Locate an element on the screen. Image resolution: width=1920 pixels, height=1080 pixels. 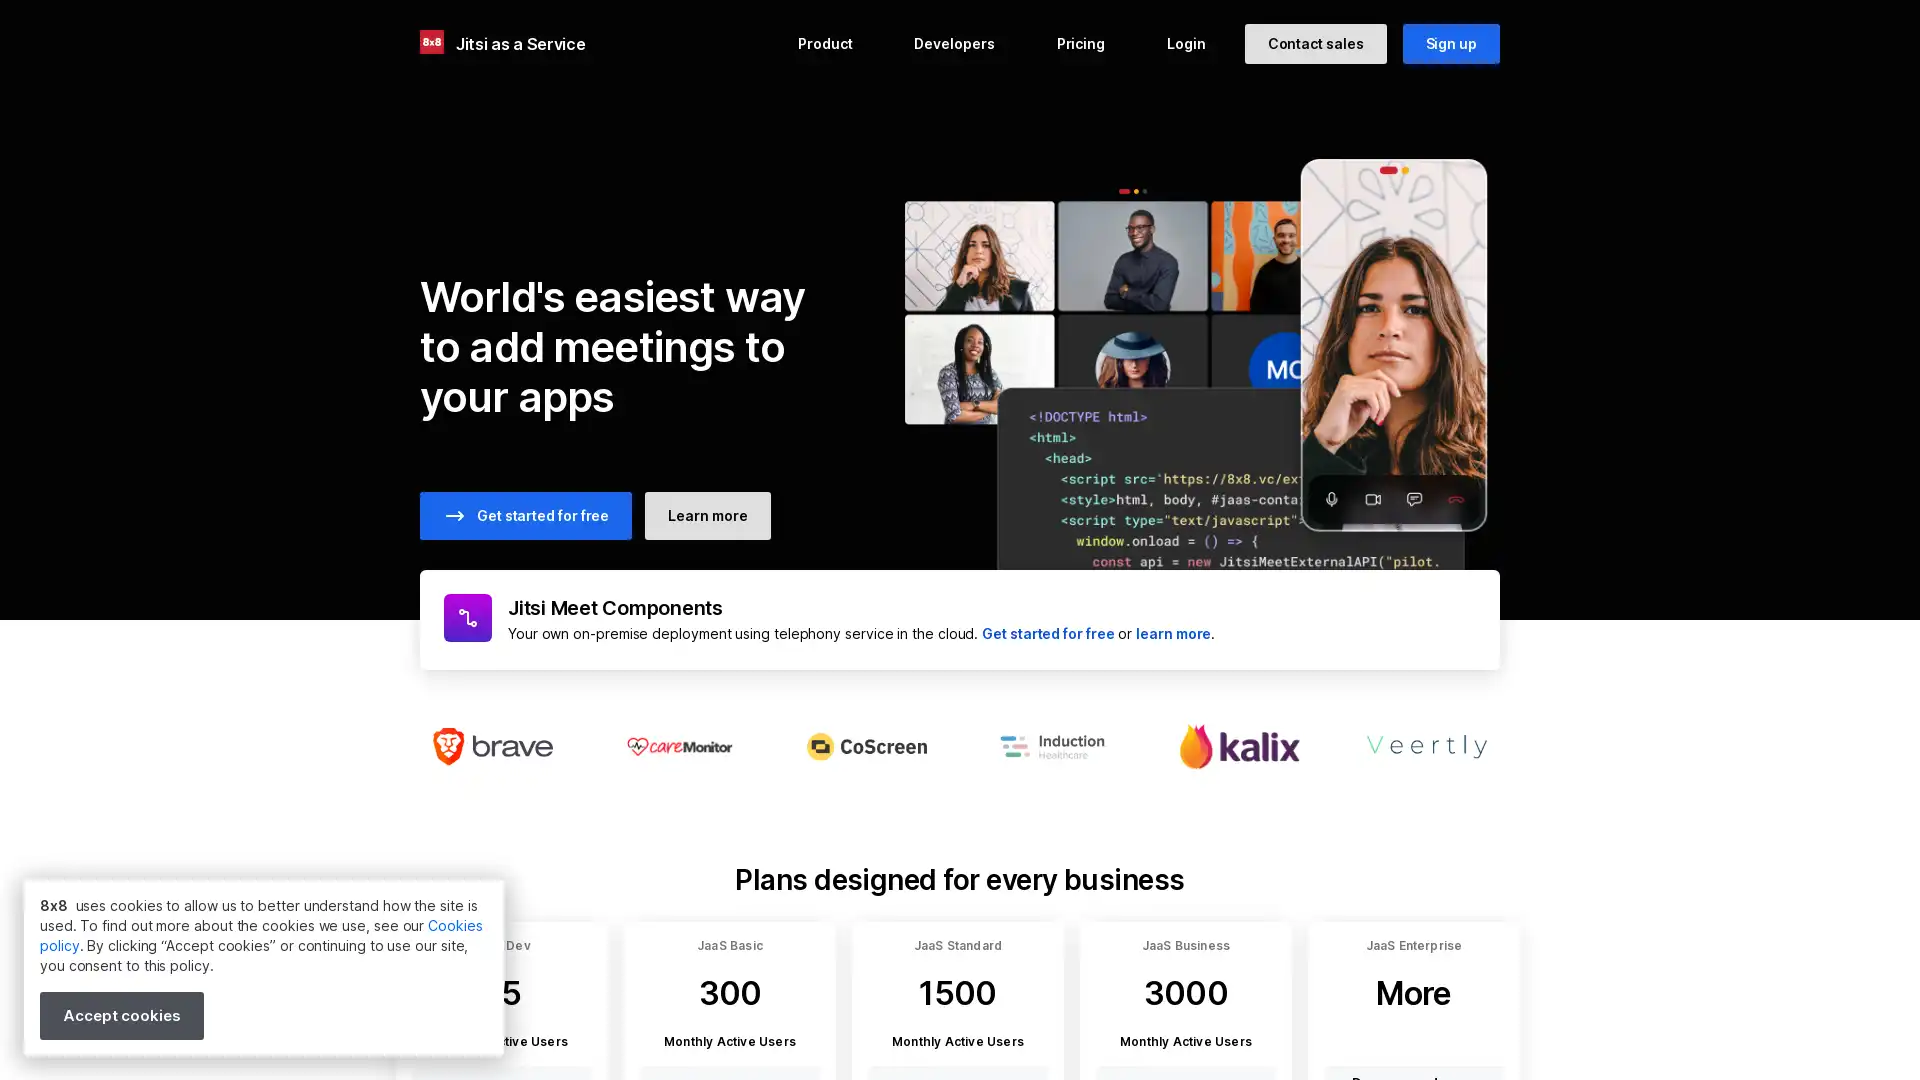
Pricing is located at coordinates (1079, 43).